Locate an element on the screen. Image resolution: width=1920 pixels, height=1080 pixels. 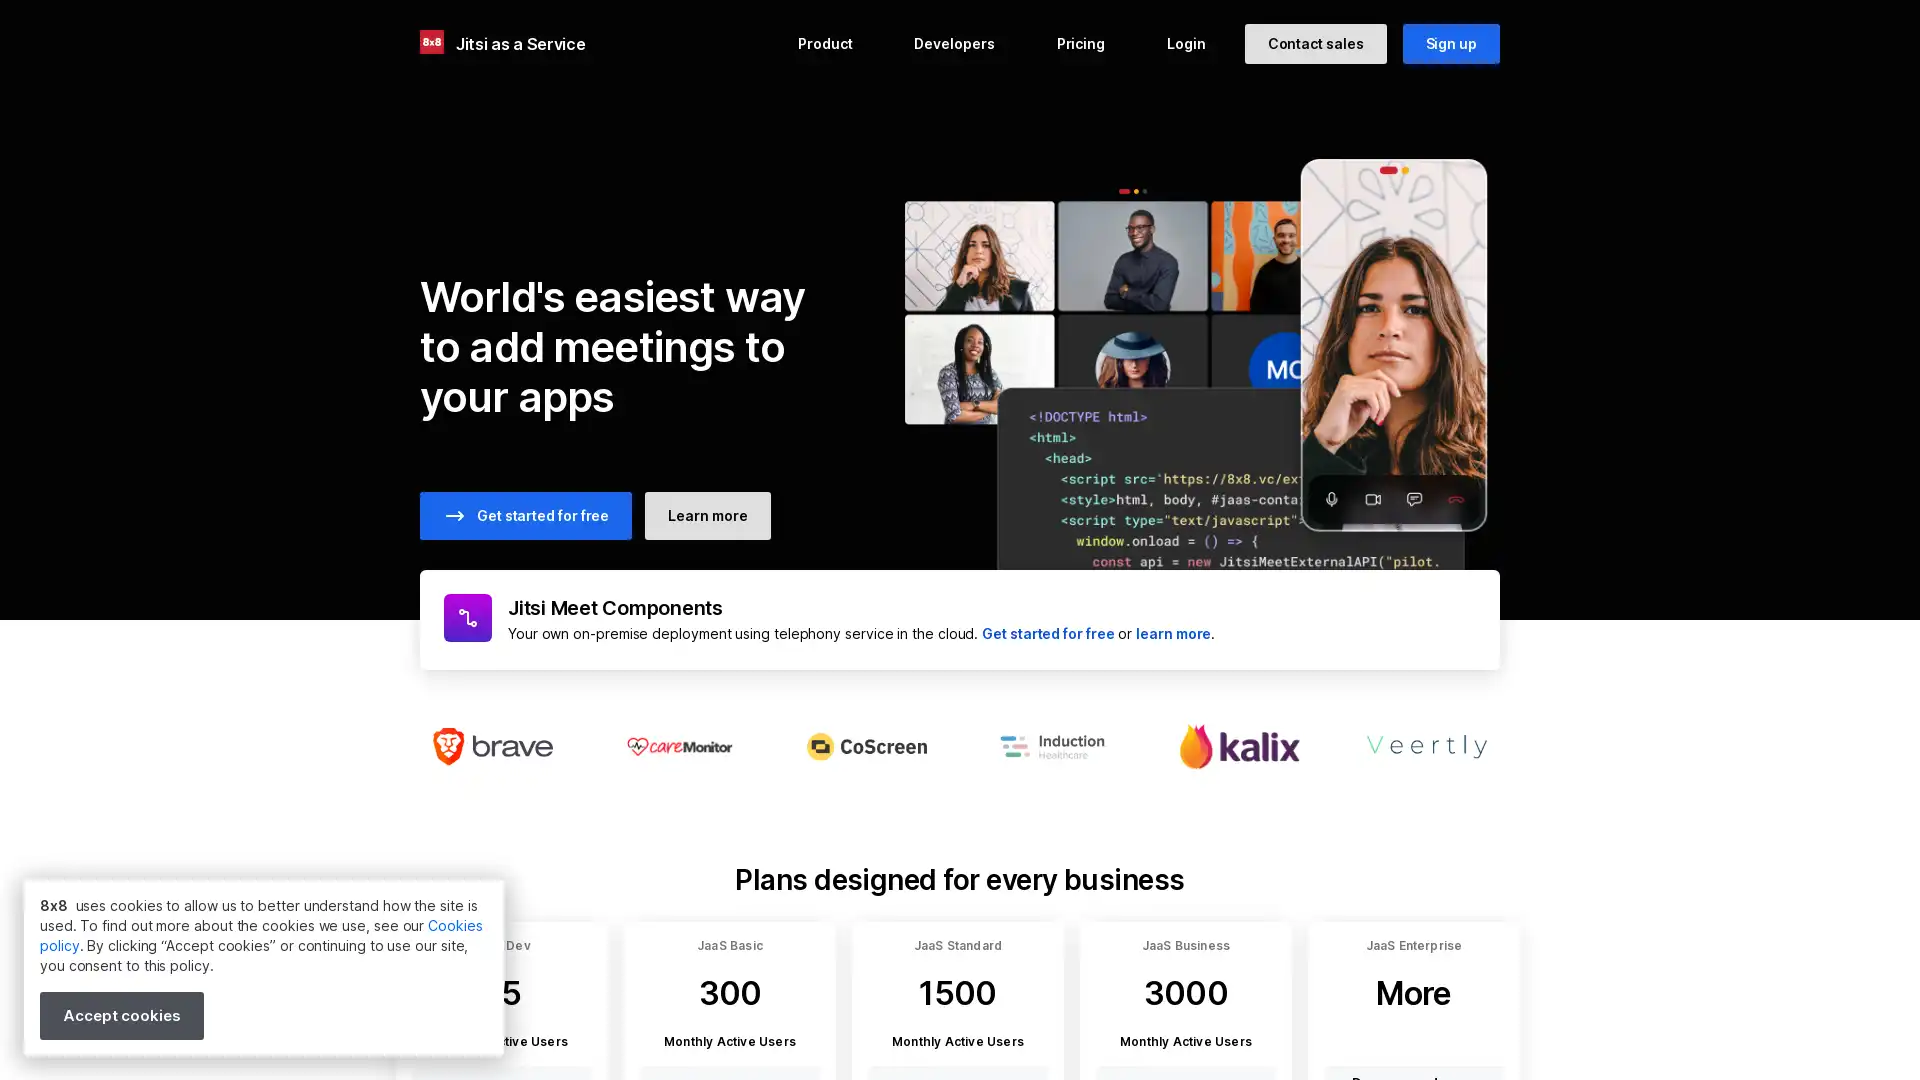
Pricing is located at coordinates (1079, 43).